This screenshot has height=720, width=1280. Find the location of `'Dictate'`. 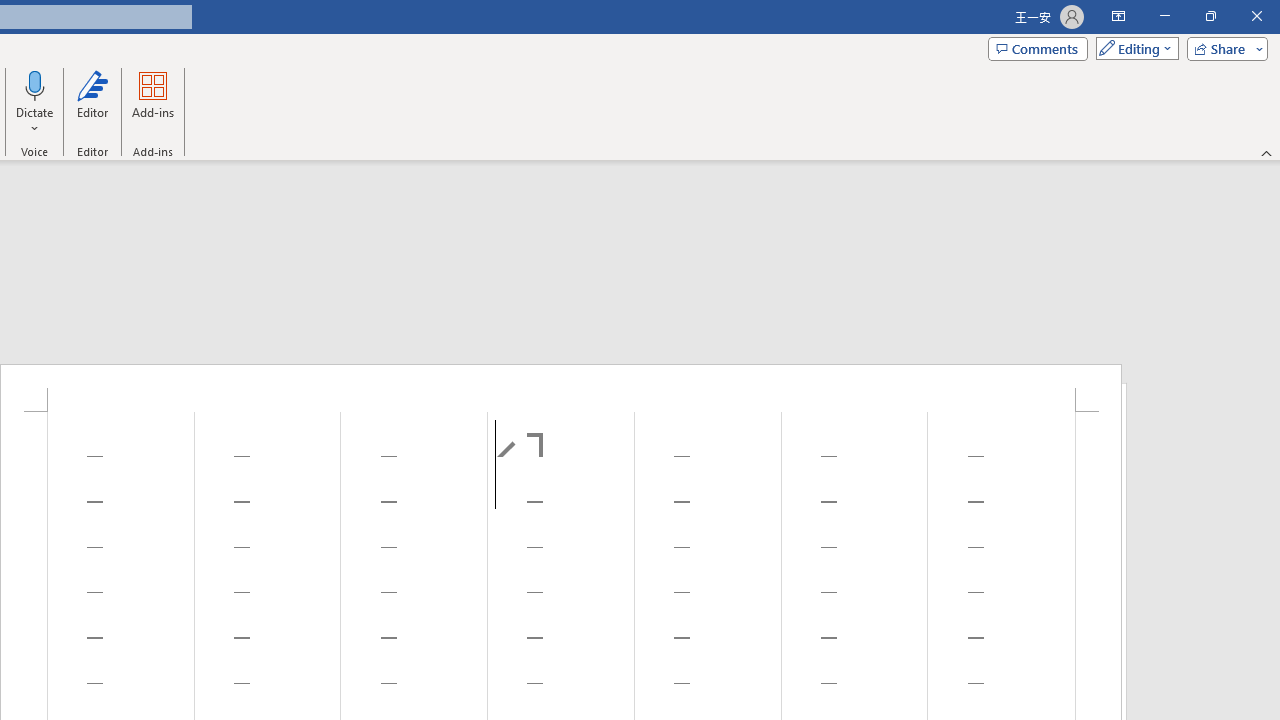

'Dictate' is located at coordinates (35, 84).